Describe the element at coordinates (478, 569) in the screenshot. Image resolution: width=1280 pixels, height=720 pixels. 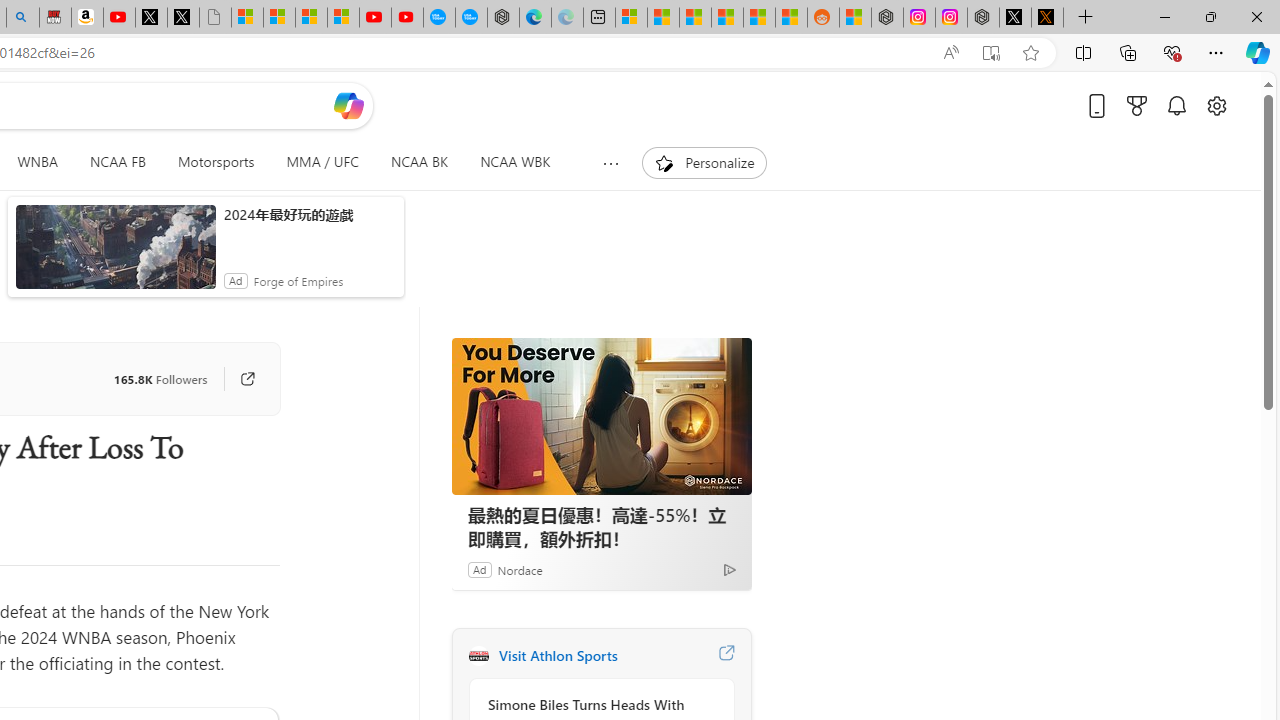
I see `'Ad'` at that location.